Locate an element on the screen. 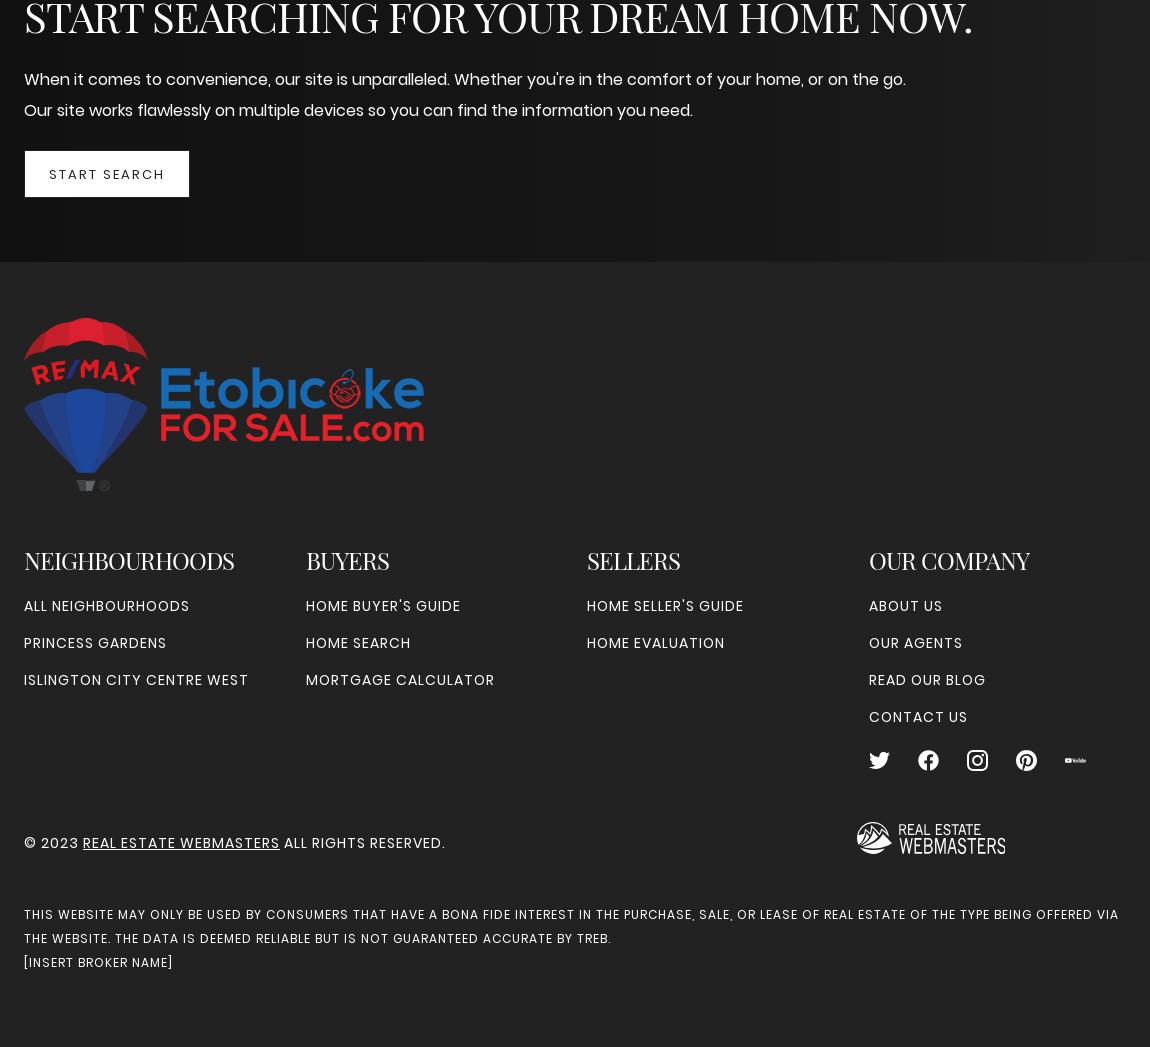 The width and height of the screenshot is (1150, 1047). 'Contact Us' is located at coordinates (917, 716).